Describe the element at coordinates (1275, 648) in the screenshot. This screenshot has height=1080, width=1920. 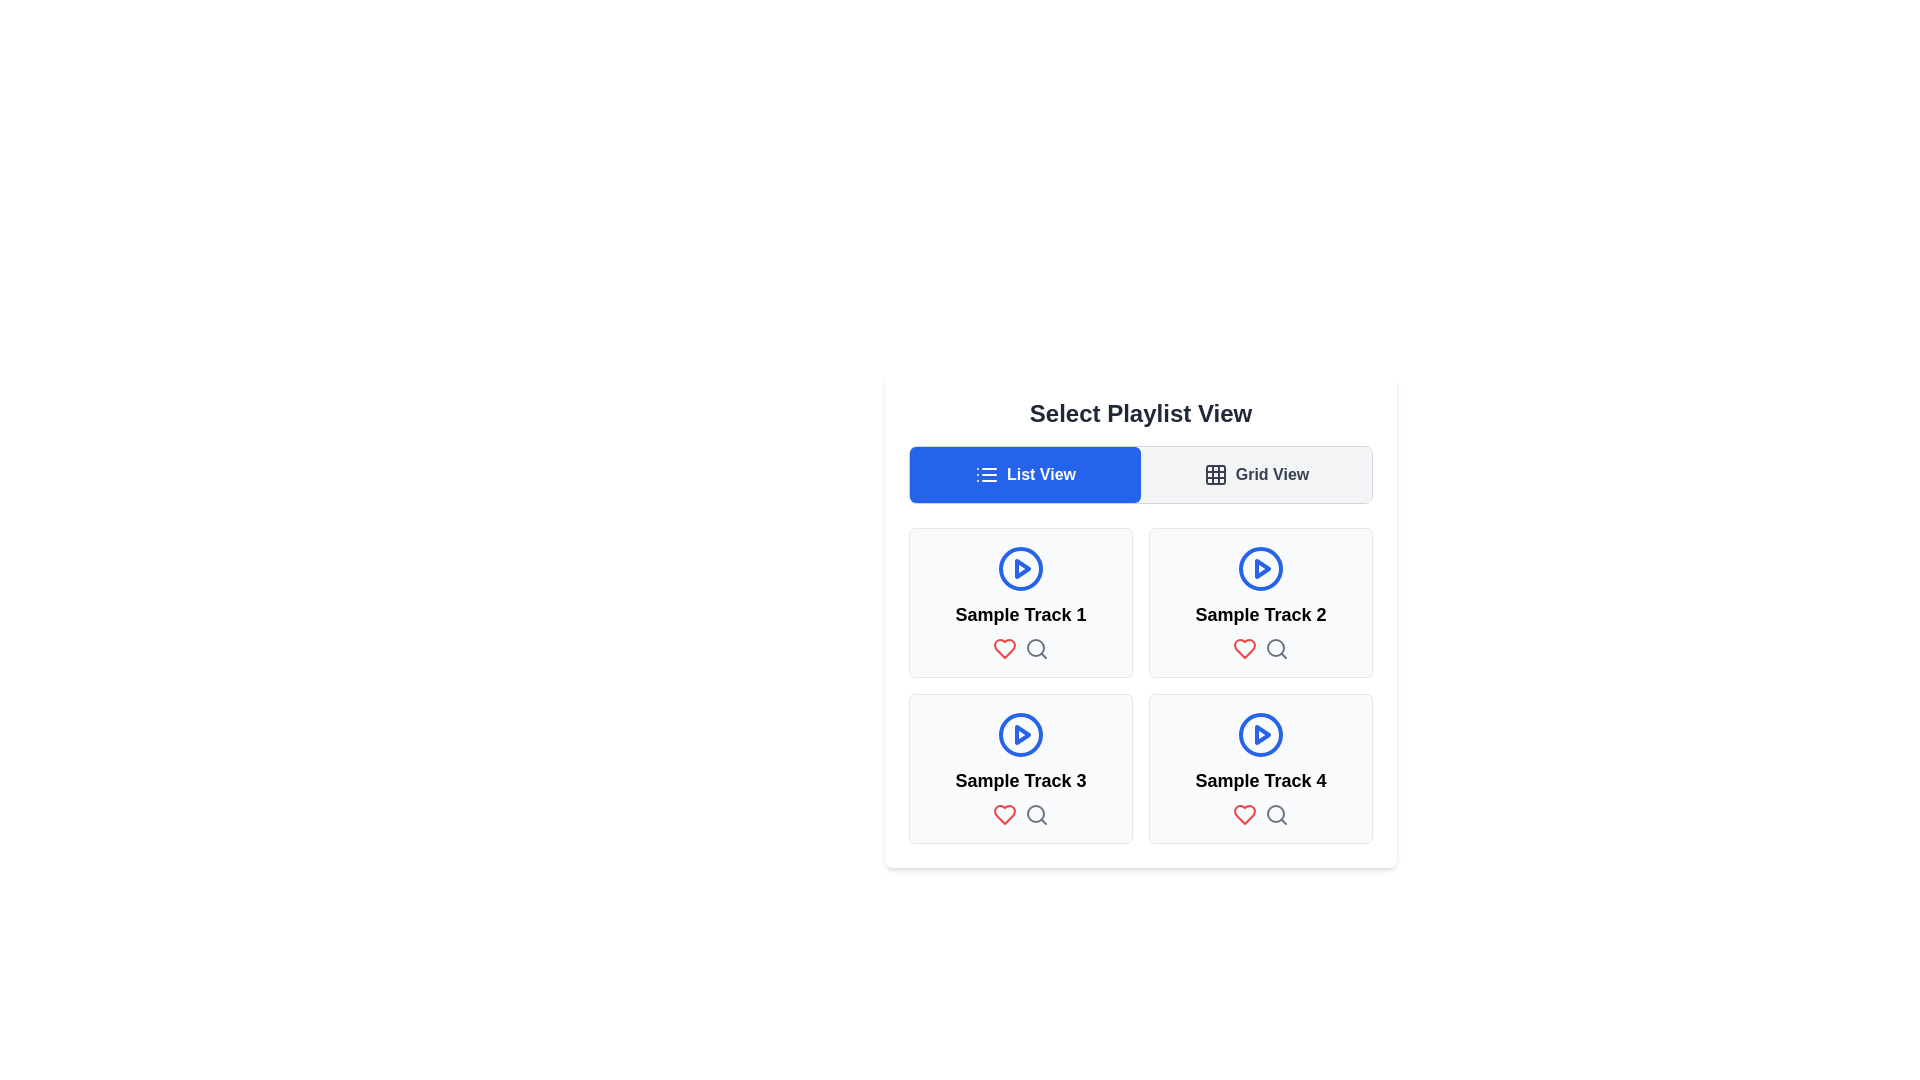
I see `the small gray outlined magnifying glass icon located at the bottom-right corner of the 'Sample Track 2' card` at that location.